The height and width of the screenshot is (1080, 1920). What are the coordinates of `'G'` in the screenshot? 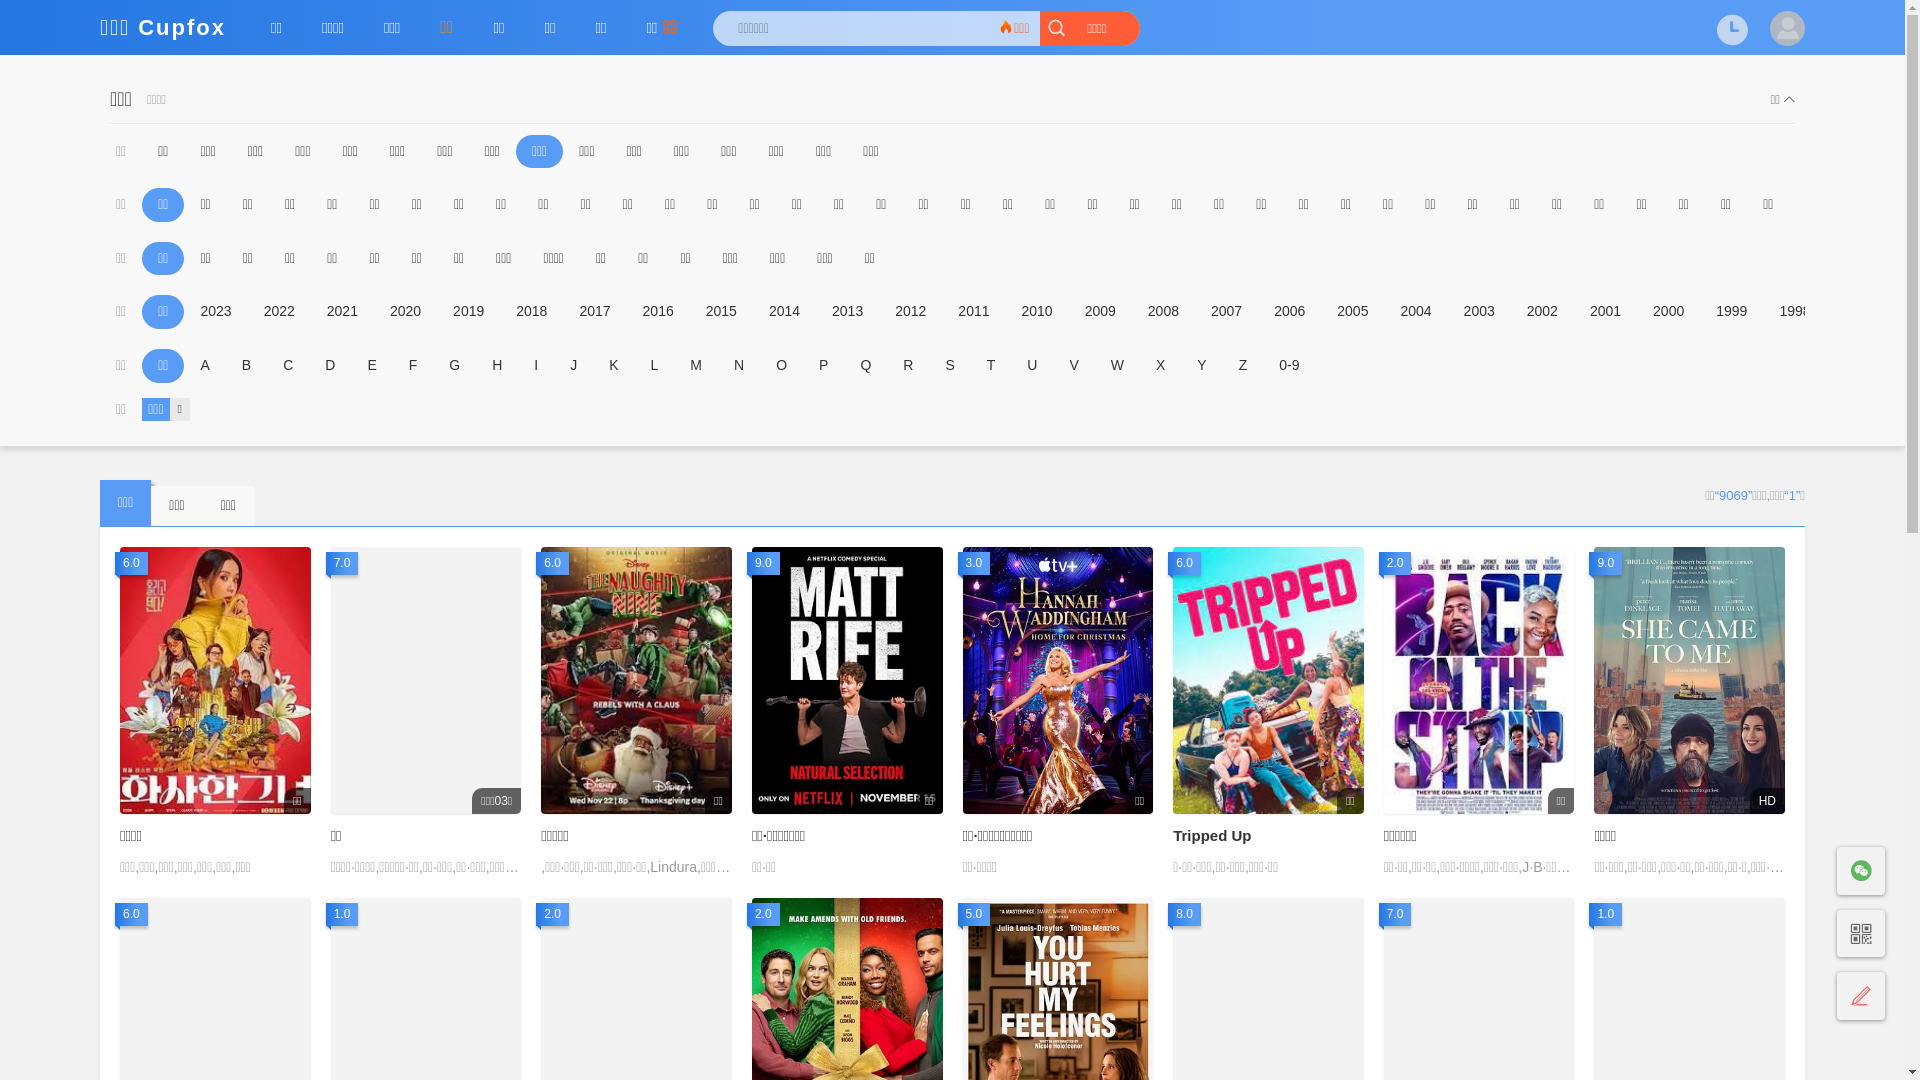 It's located at (453, 366).